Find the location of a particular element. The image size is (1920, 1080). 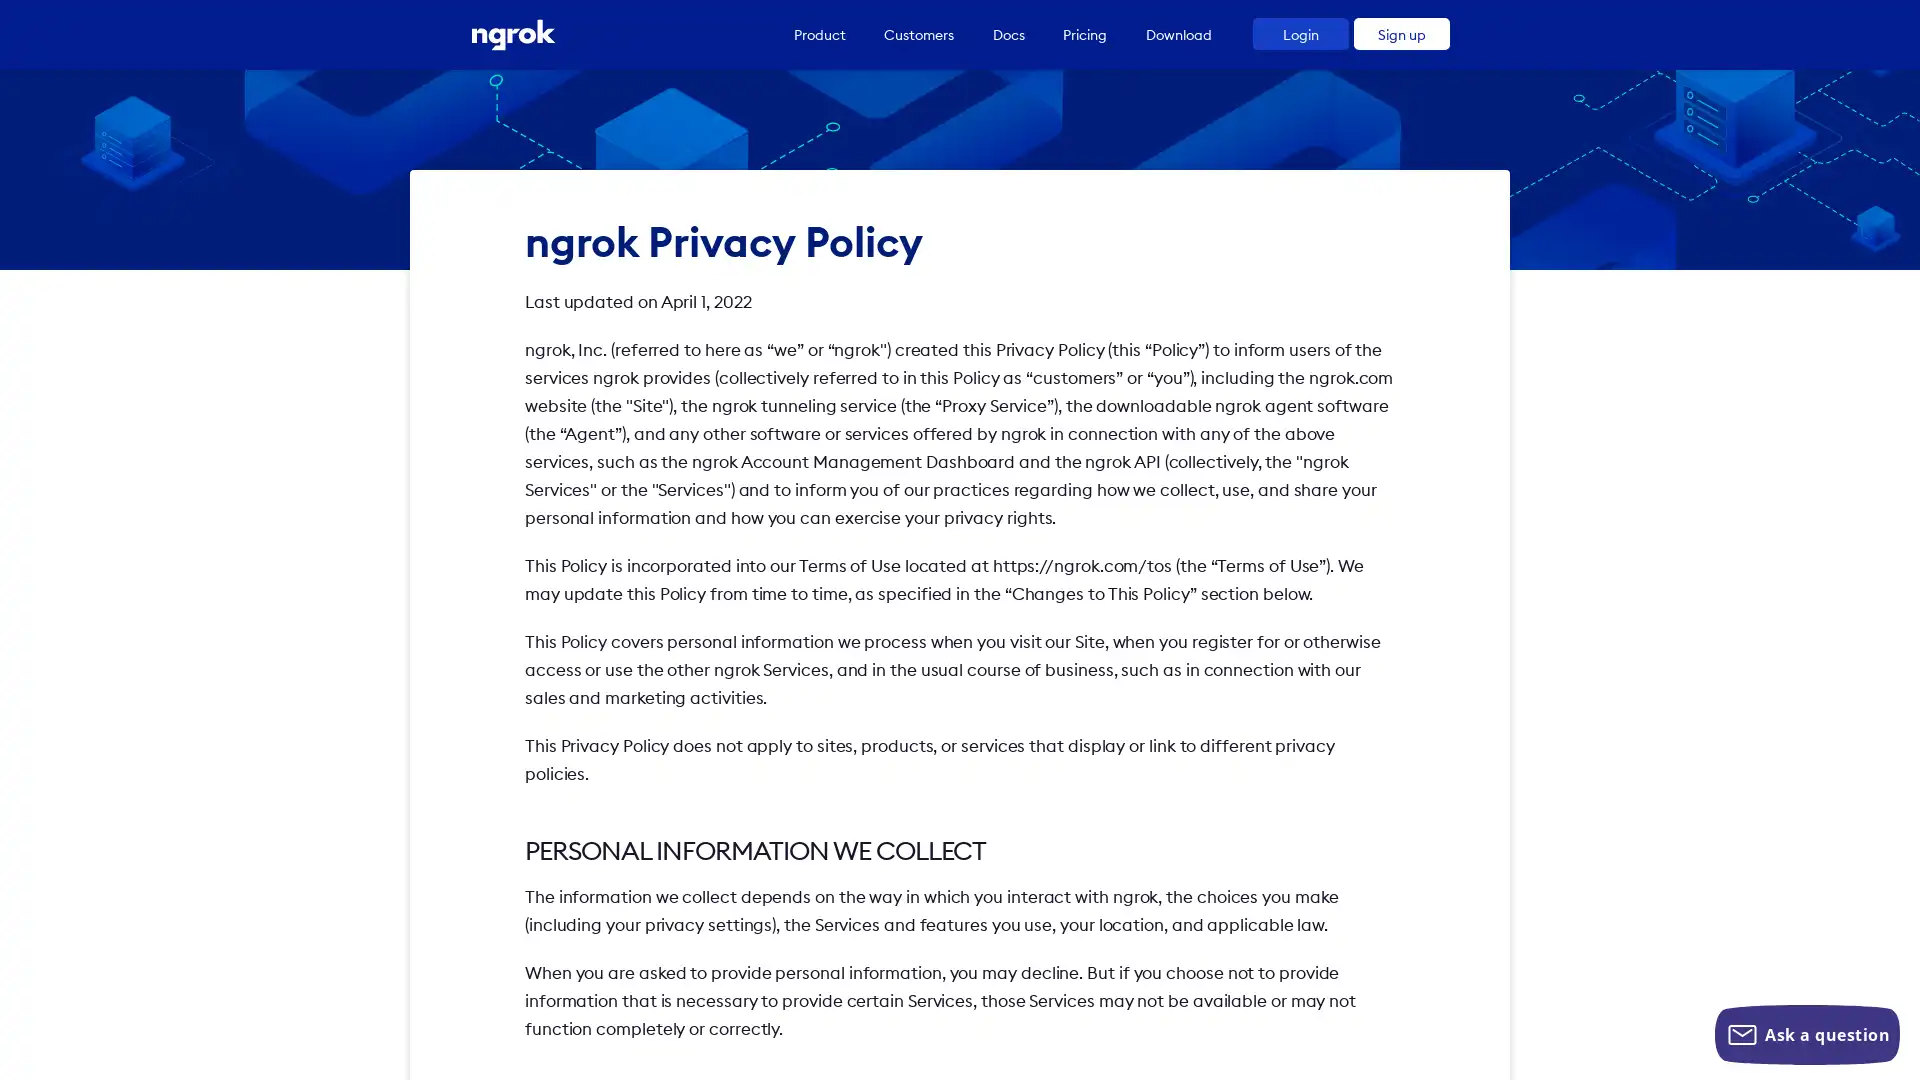

Ask a question is located at coordinates (1807, 1034).